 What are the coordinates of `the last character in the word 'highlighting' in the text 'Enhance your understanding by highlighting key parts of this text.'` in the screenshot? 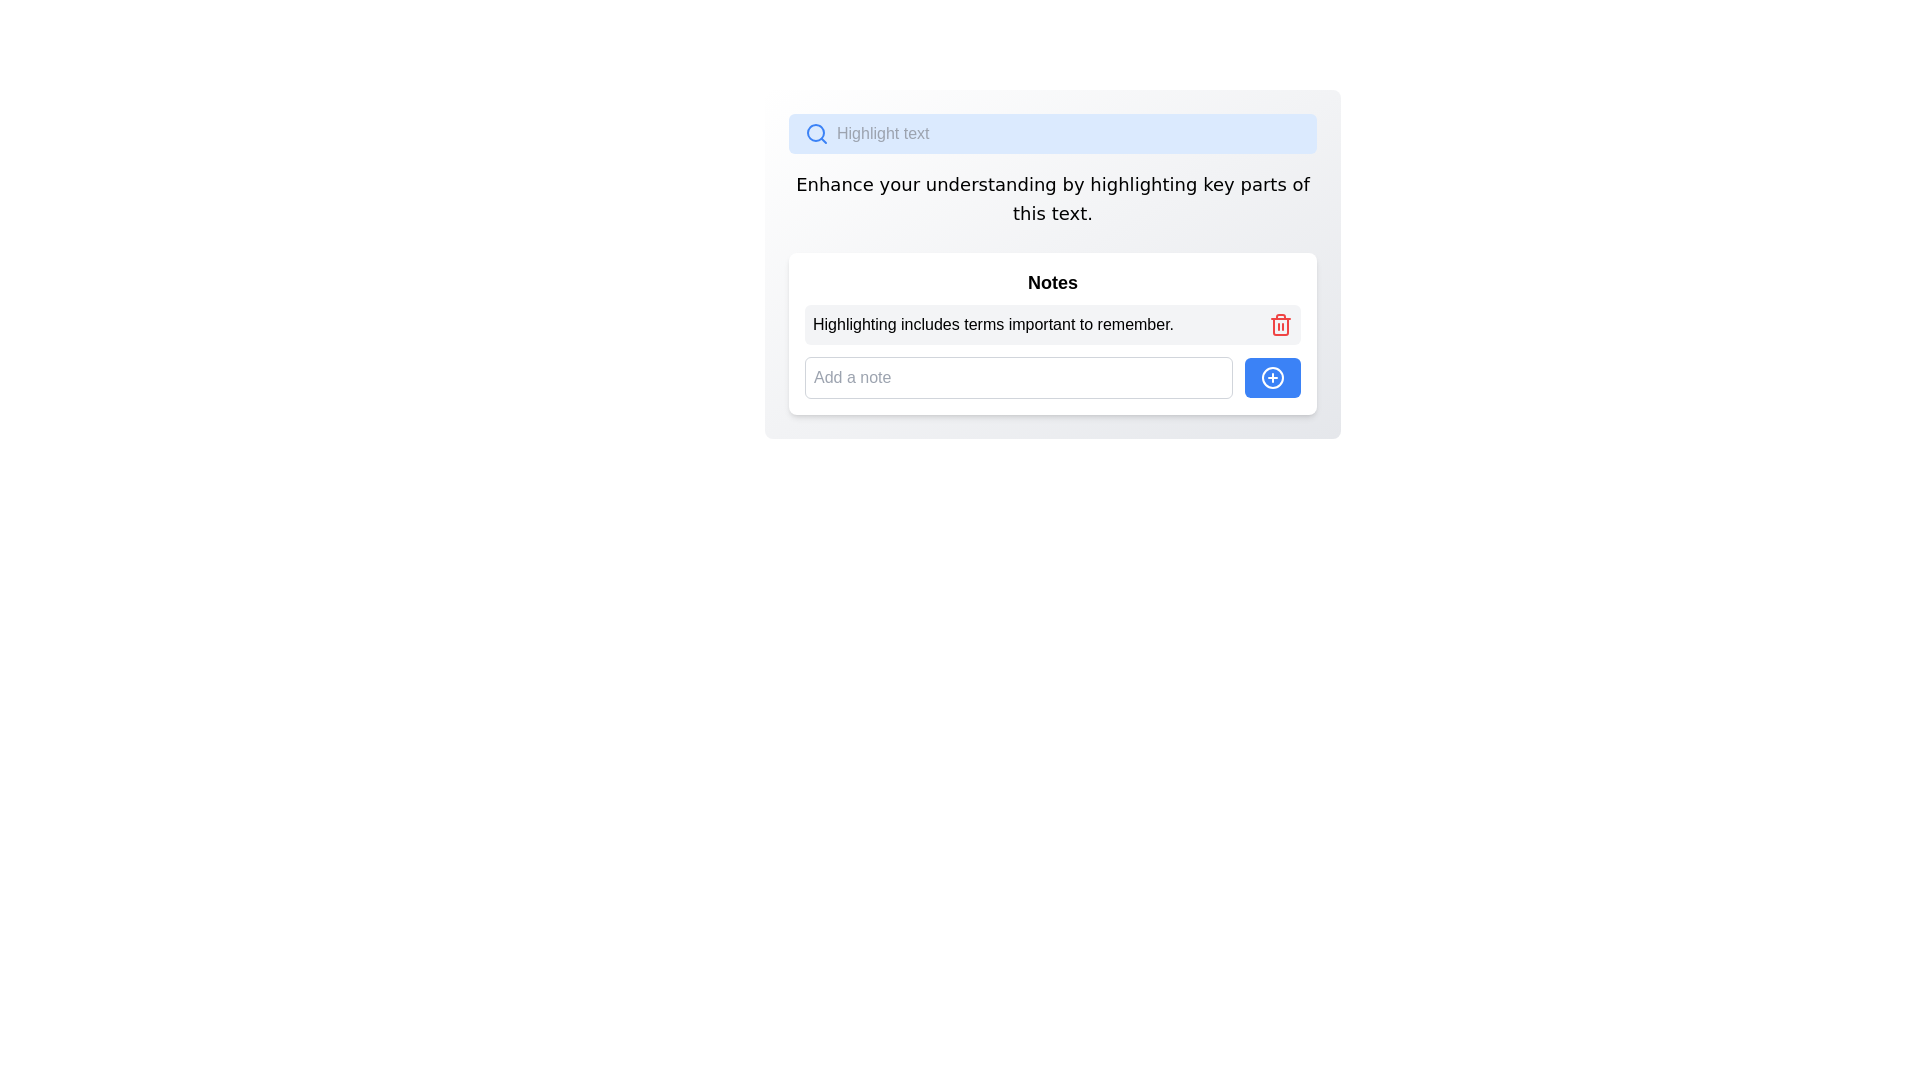 It's located at (1191, 184).